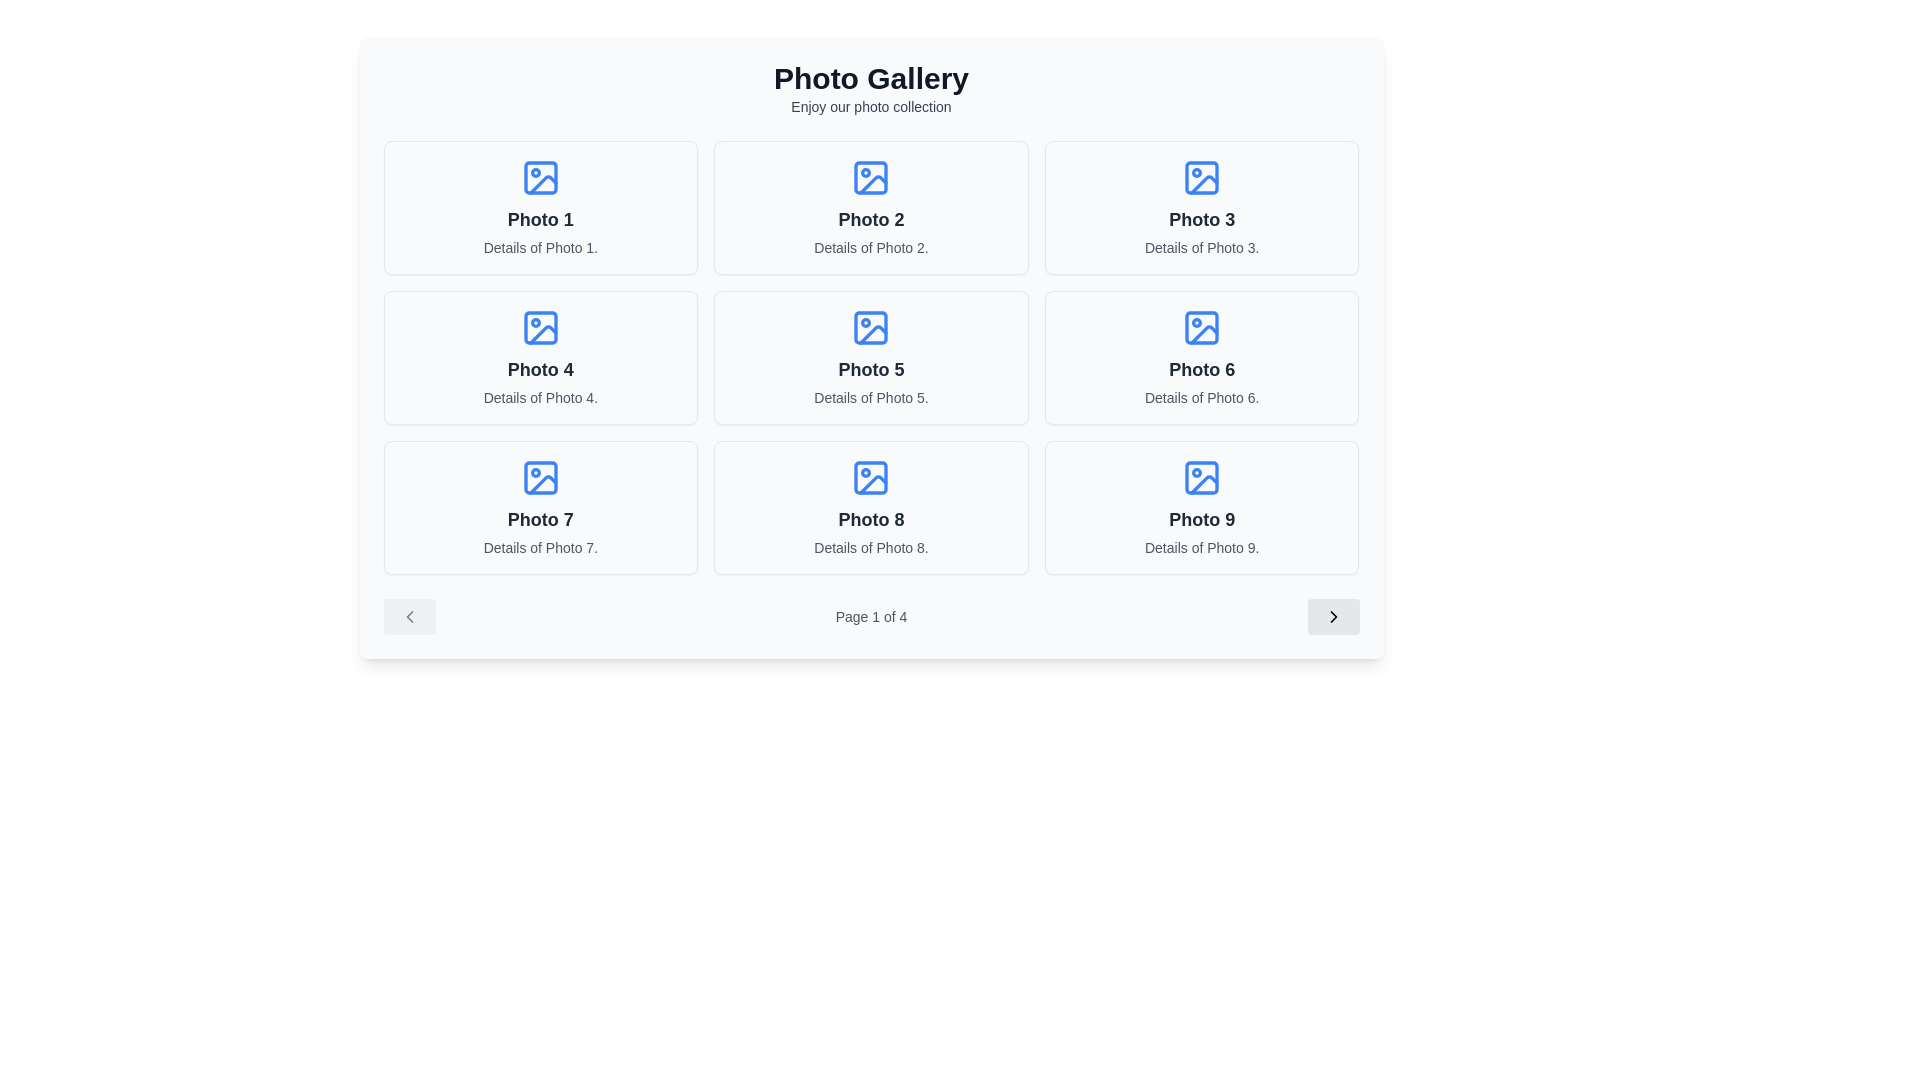  Describe the element at coordinates (871, 326) in the screenshot. I see `the blue image icon located at the top of the card labeled 'Photo 5' in the second row and second column of the grid` at that location.